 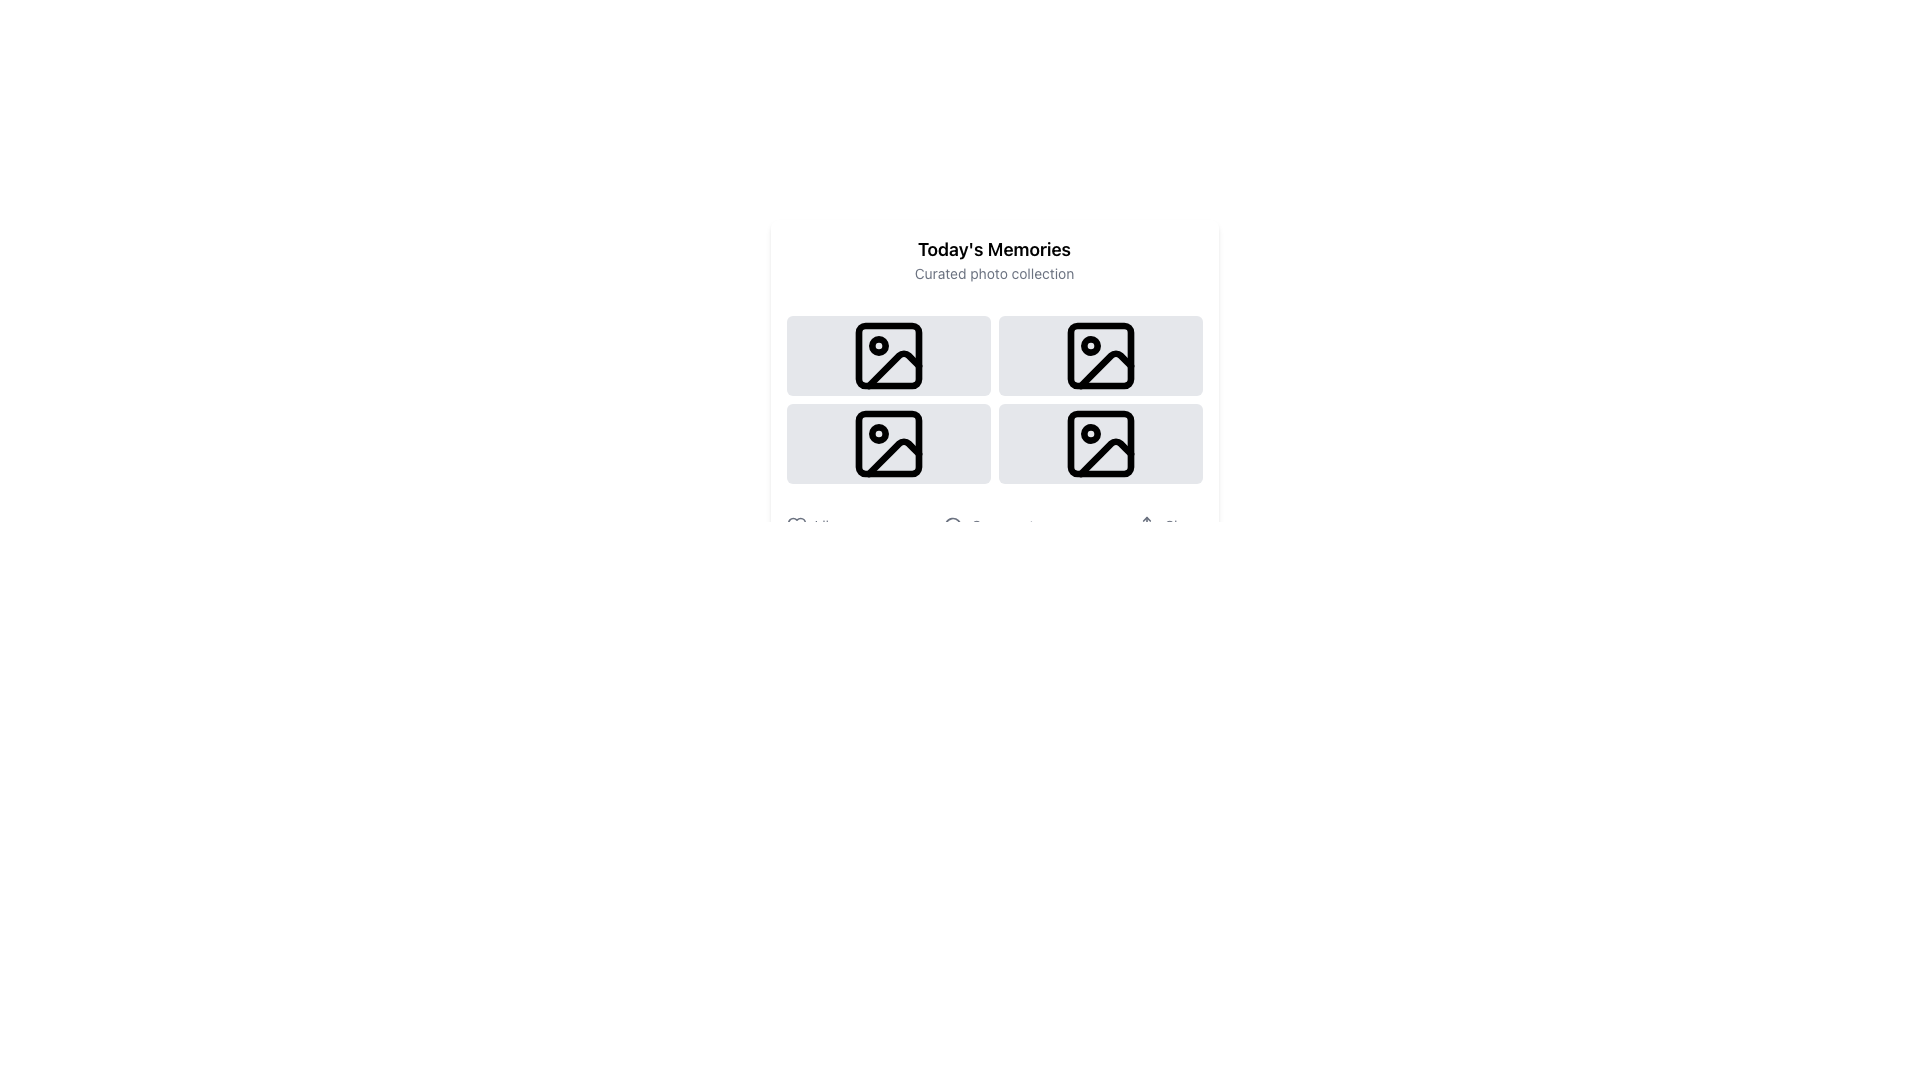 I want to click on the heart icon that represents the 'like' action, which is located to the left of the text label 'Like.', so click(x=795, y=524).